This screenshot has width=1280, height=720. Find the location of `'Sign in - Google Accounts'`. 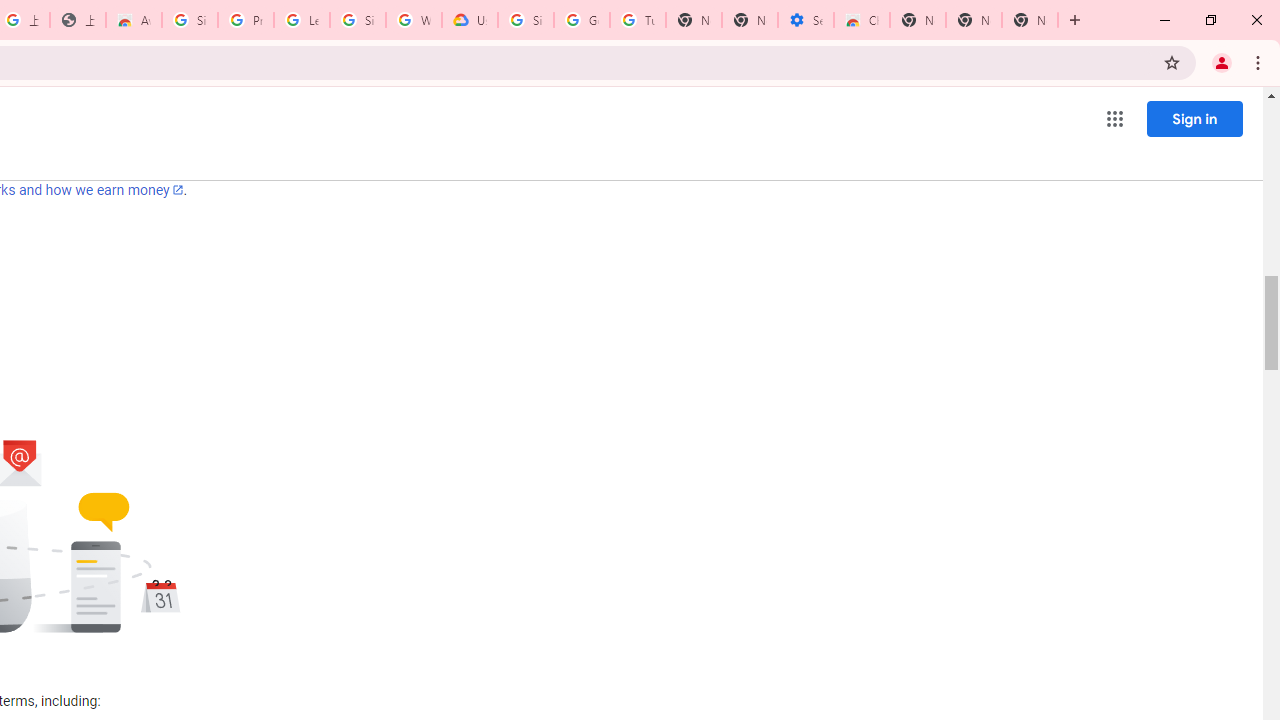

'Sign in - Google Accounts' is located at coordinates (190, 20).